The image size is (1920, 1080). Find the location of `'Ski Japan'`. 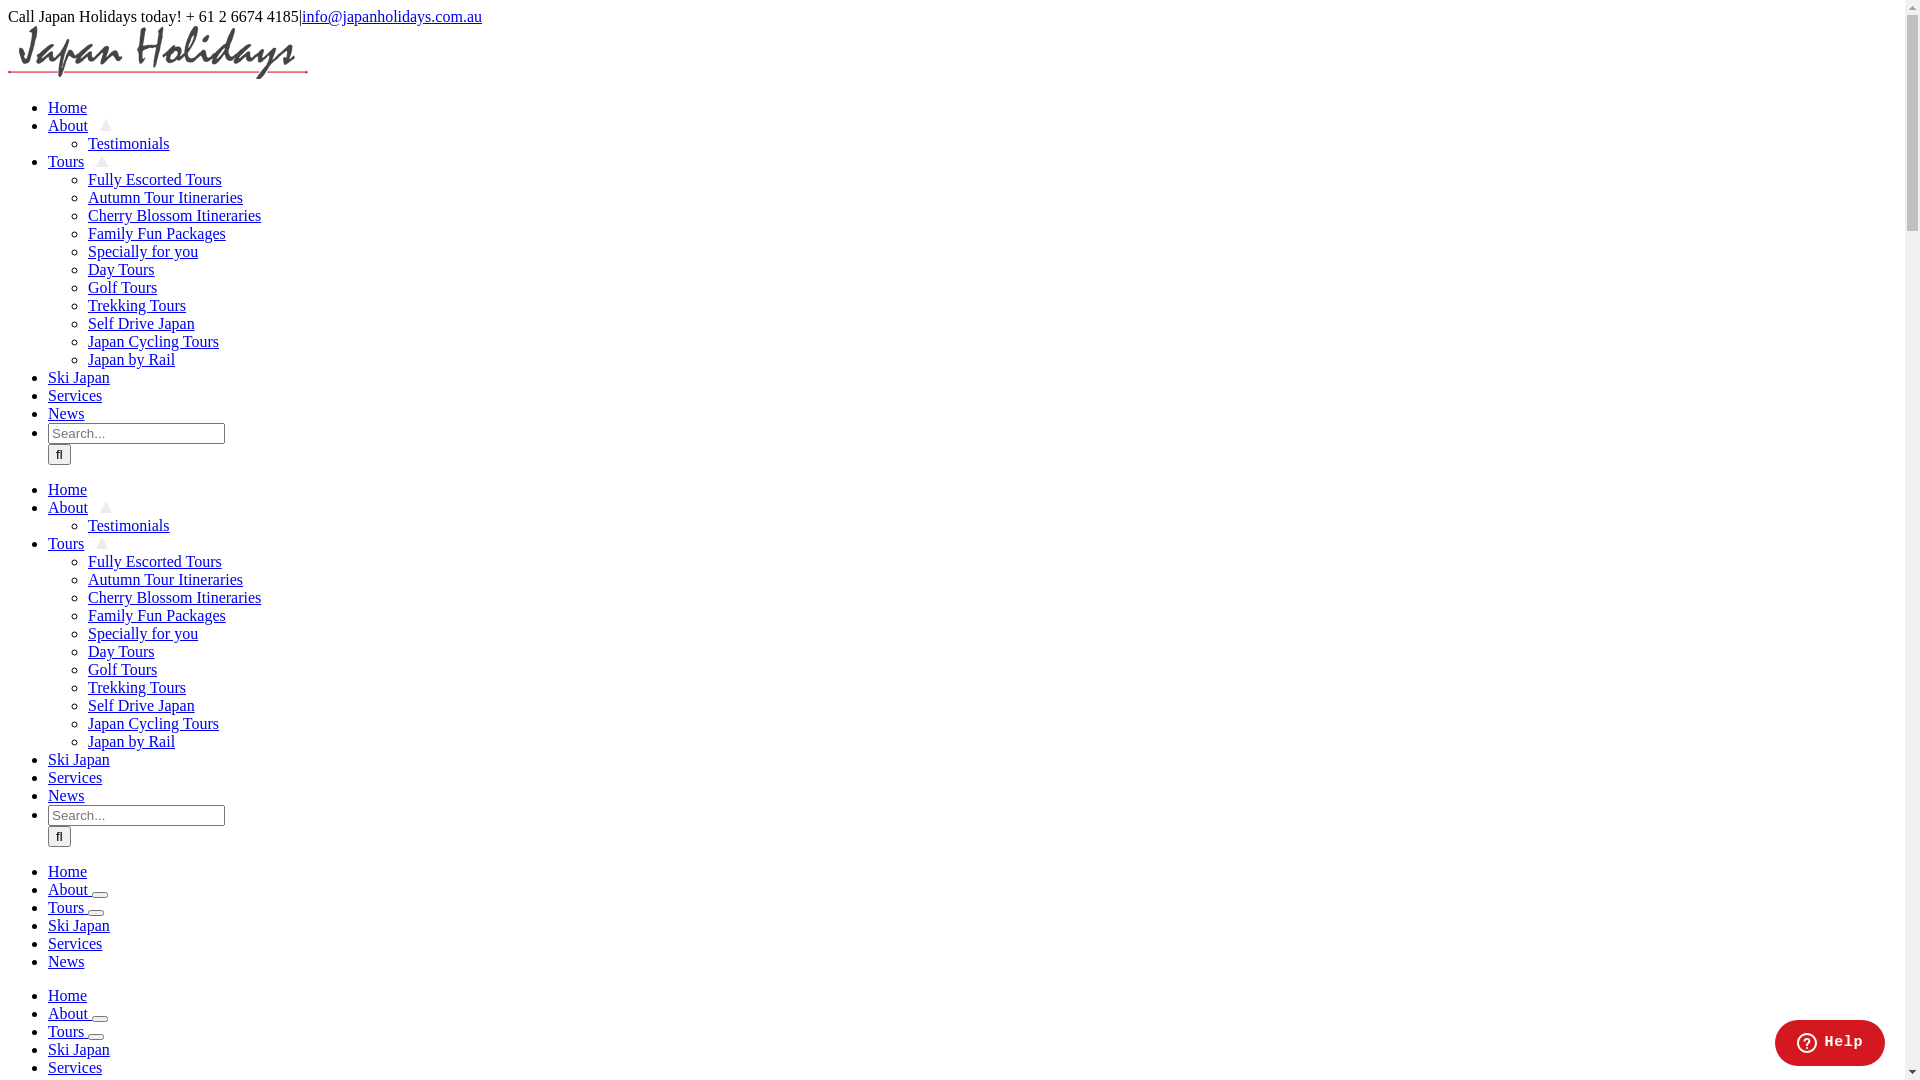

'Ski Japan' is located at coordinates (78, 1048).